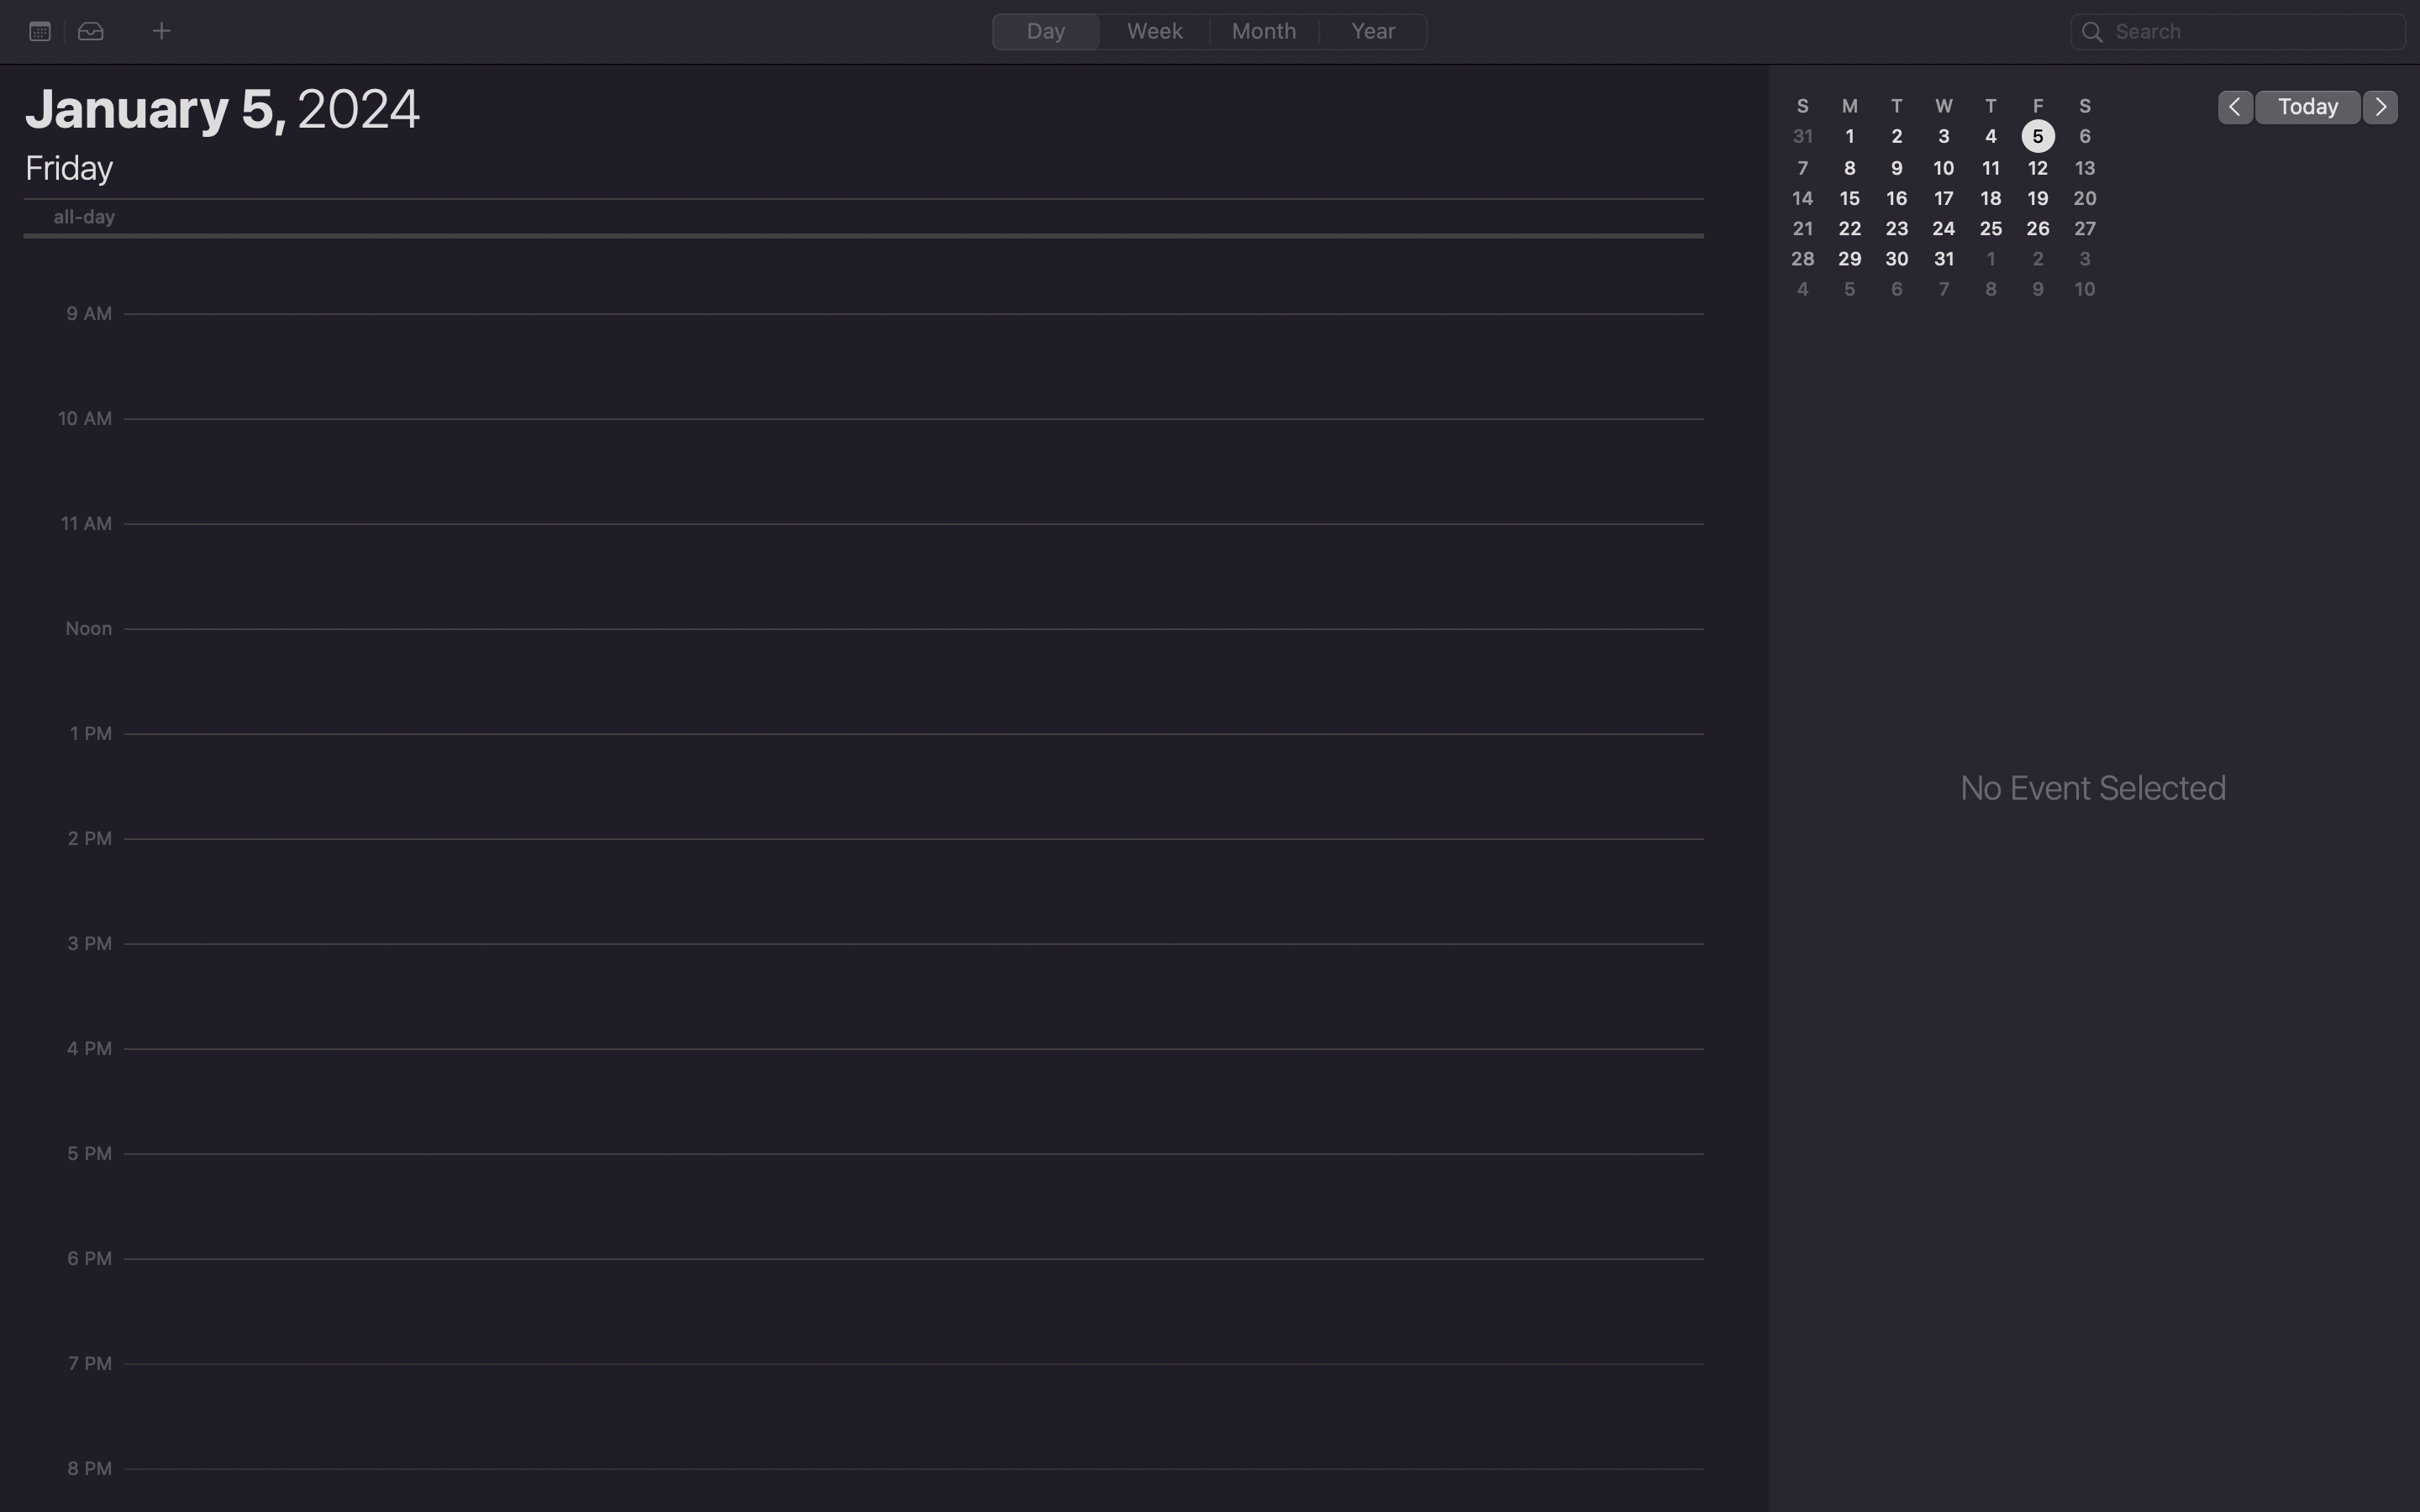 This screenshot has width=2420, height=1512. Describe the element at coordinates (1947, 260) in the screenshot. I see `Activate the option 31` at that location.